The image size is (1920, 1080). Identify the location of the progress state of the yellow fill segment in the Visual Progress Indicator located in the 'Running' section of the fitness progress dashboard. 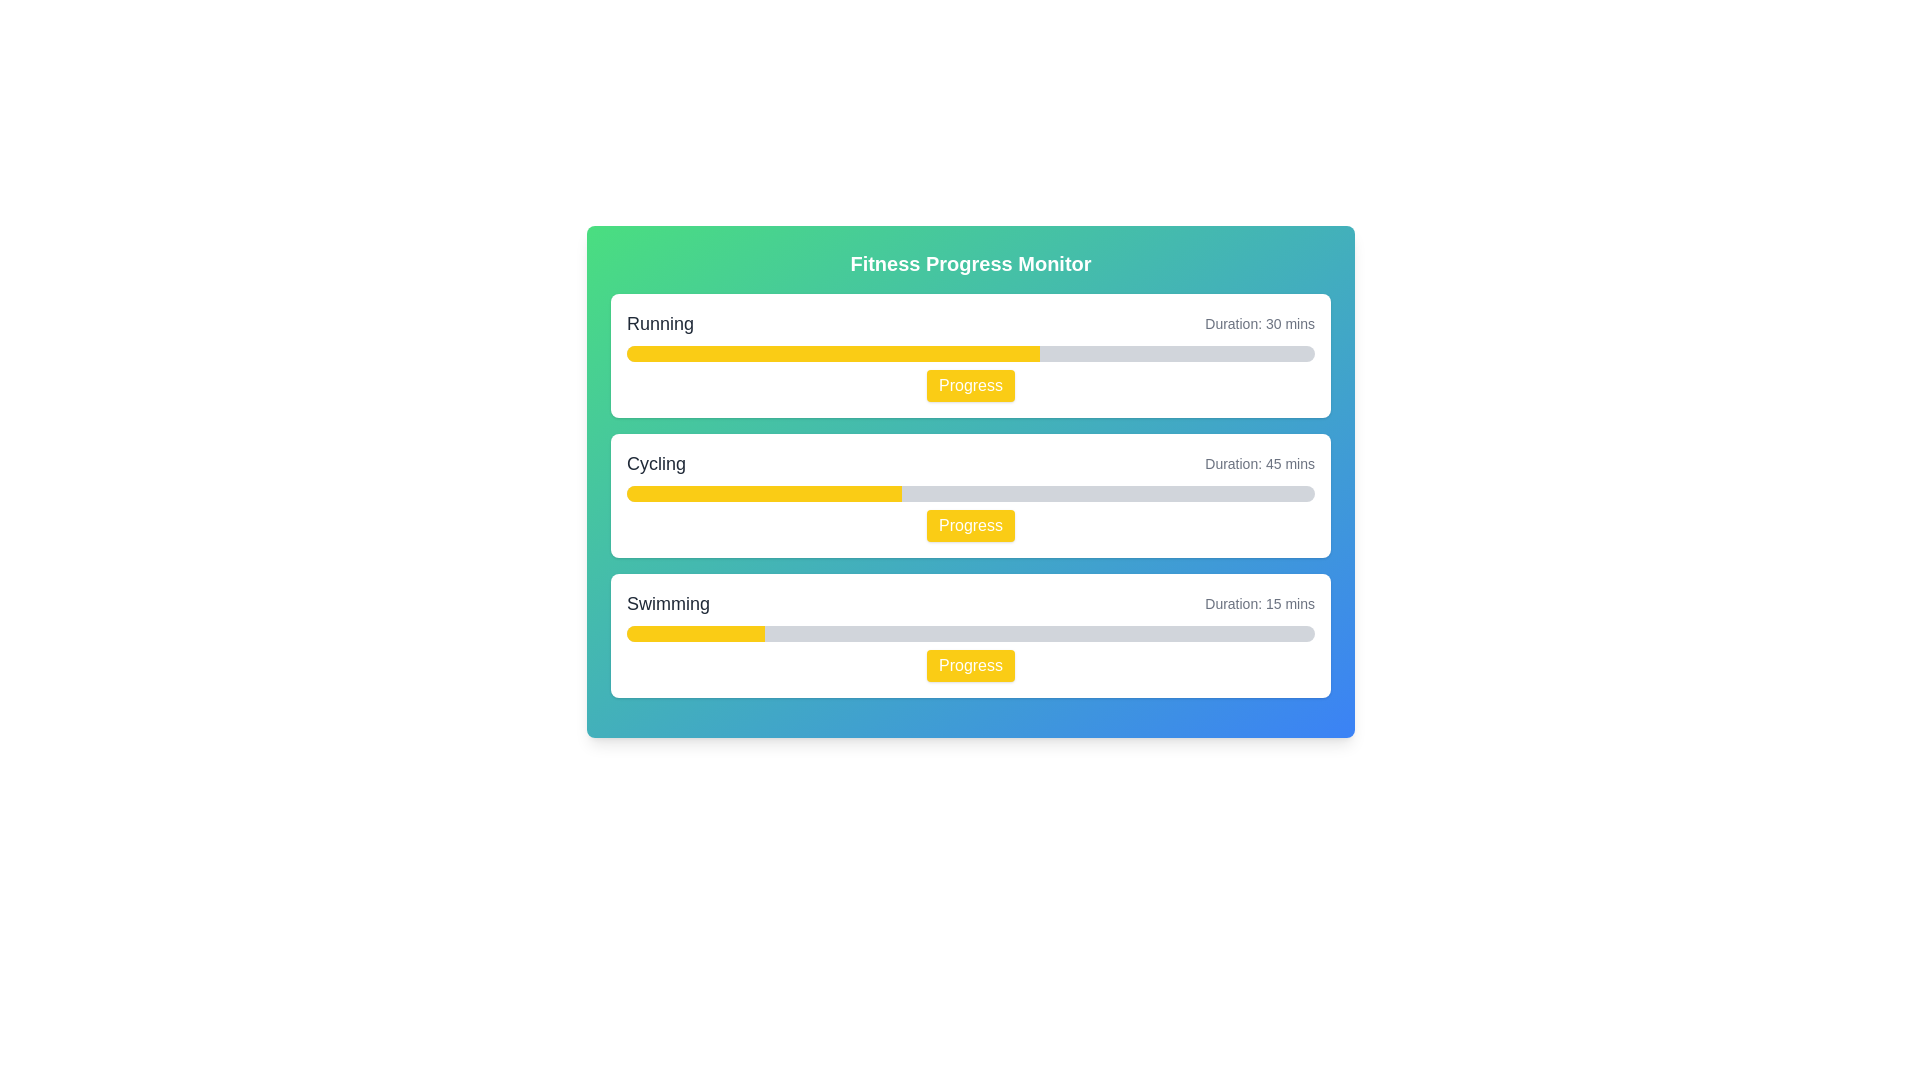
(833, 353).